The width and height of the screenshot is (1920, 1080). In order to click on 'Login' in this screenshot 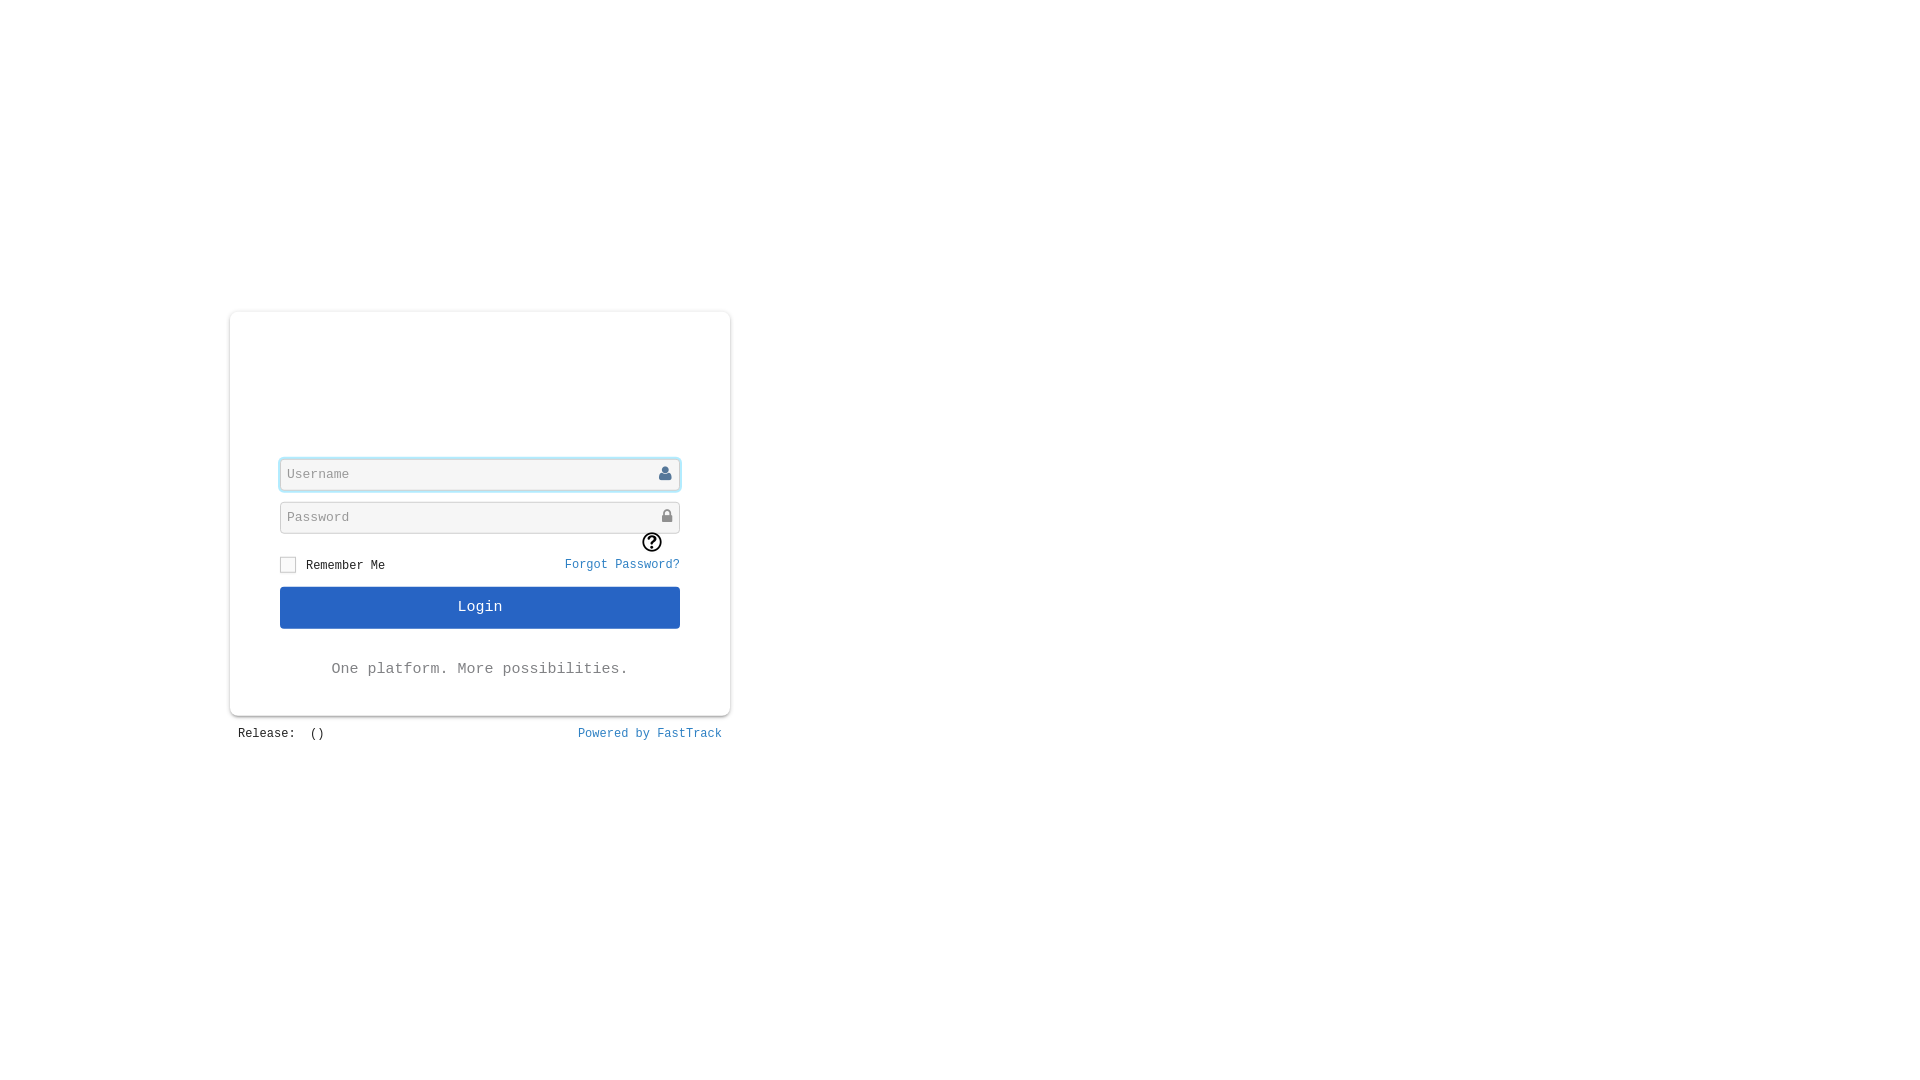, I will do `click(480, 605)`.